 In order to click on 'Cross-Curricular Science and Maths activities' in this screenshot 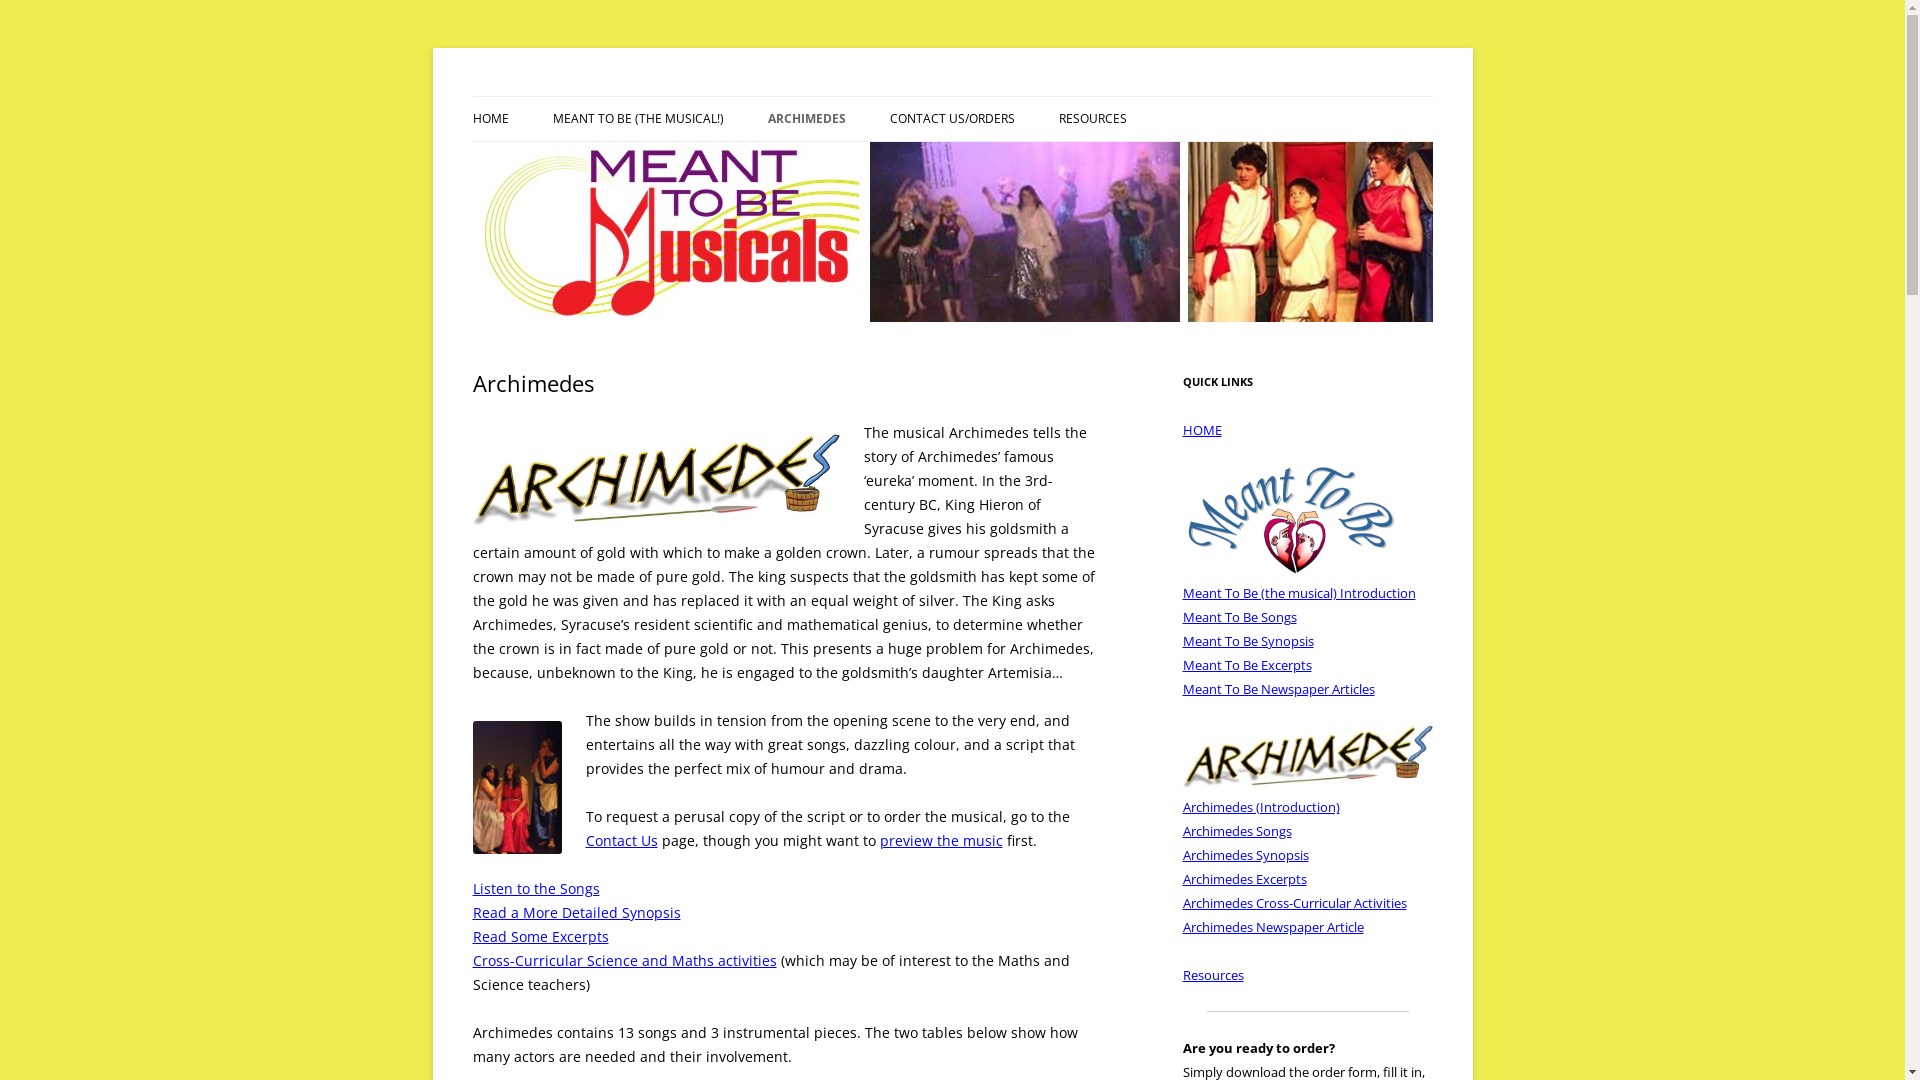, I will do `click(623, 959)`.